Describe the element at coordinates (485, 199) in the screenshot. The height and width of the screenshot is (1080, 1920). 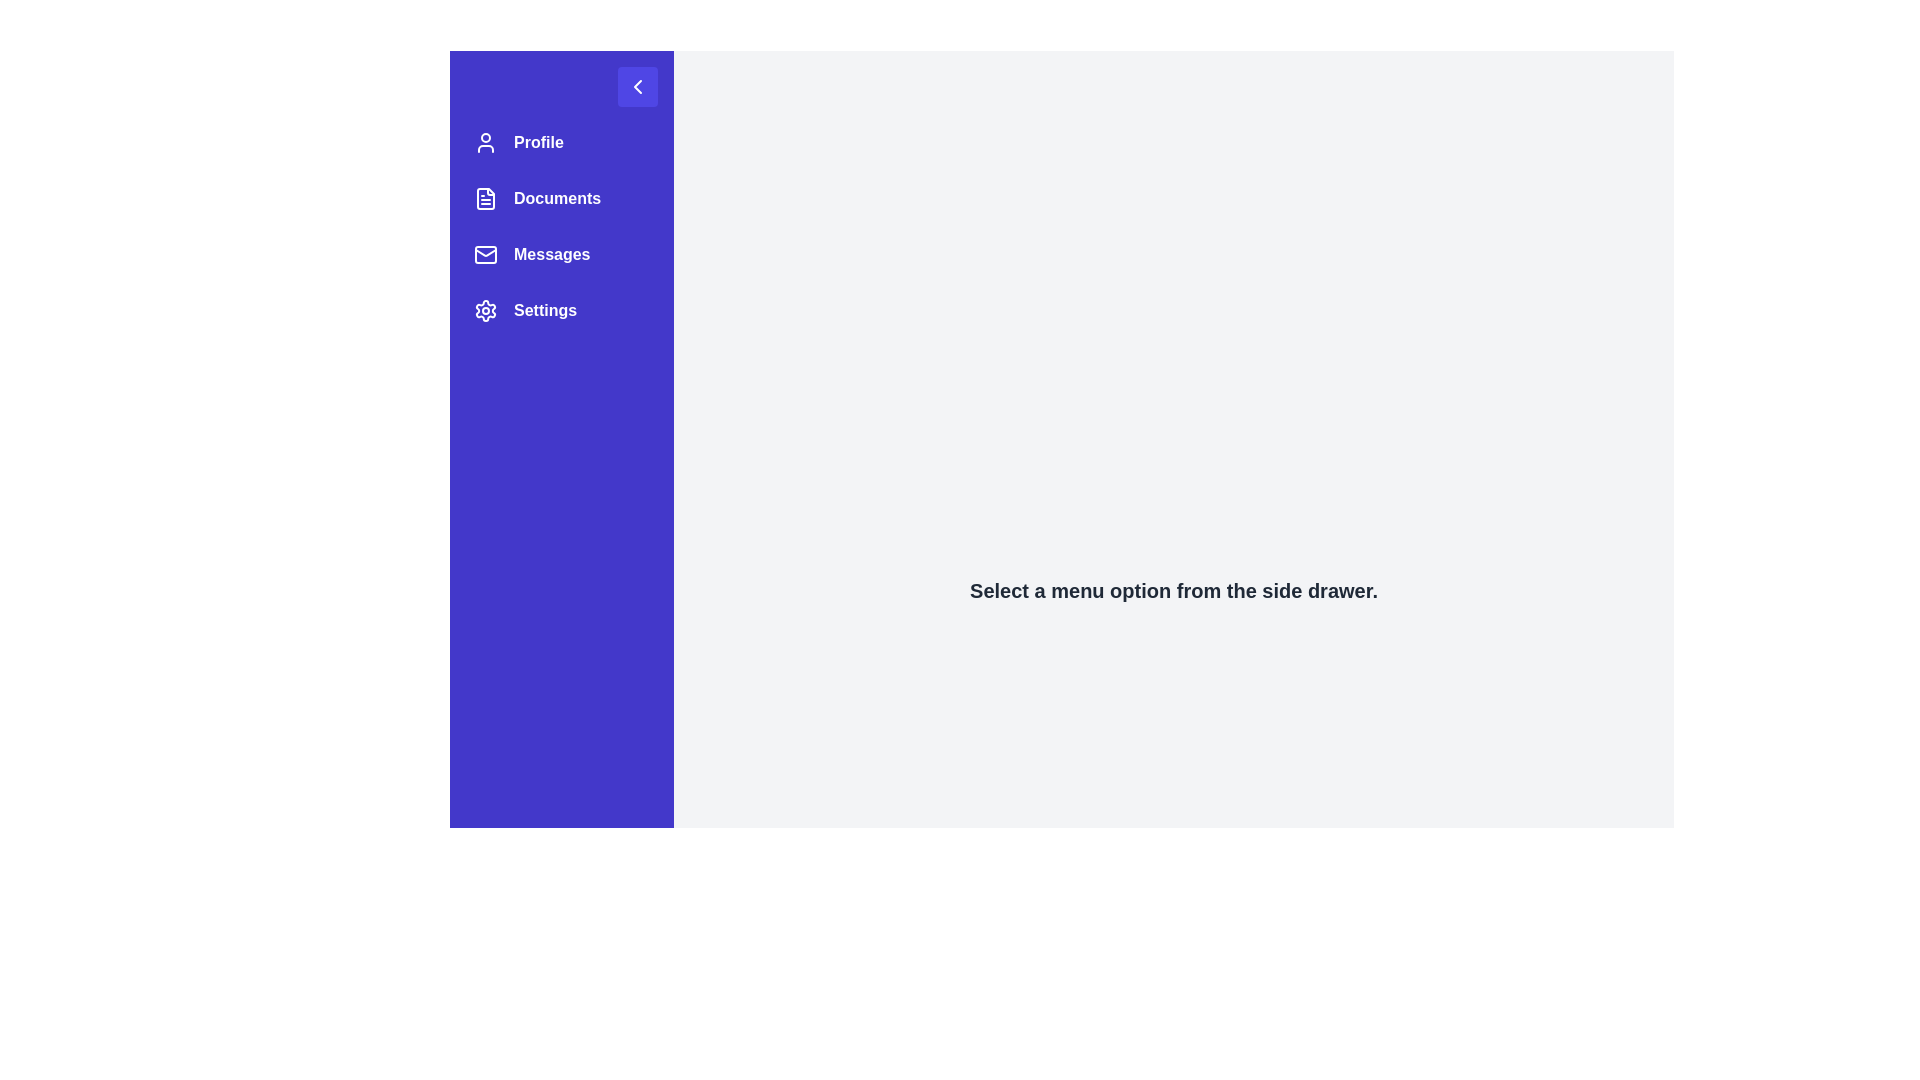
I see `the 'Documents' icon in the left navigation menu` at that location.